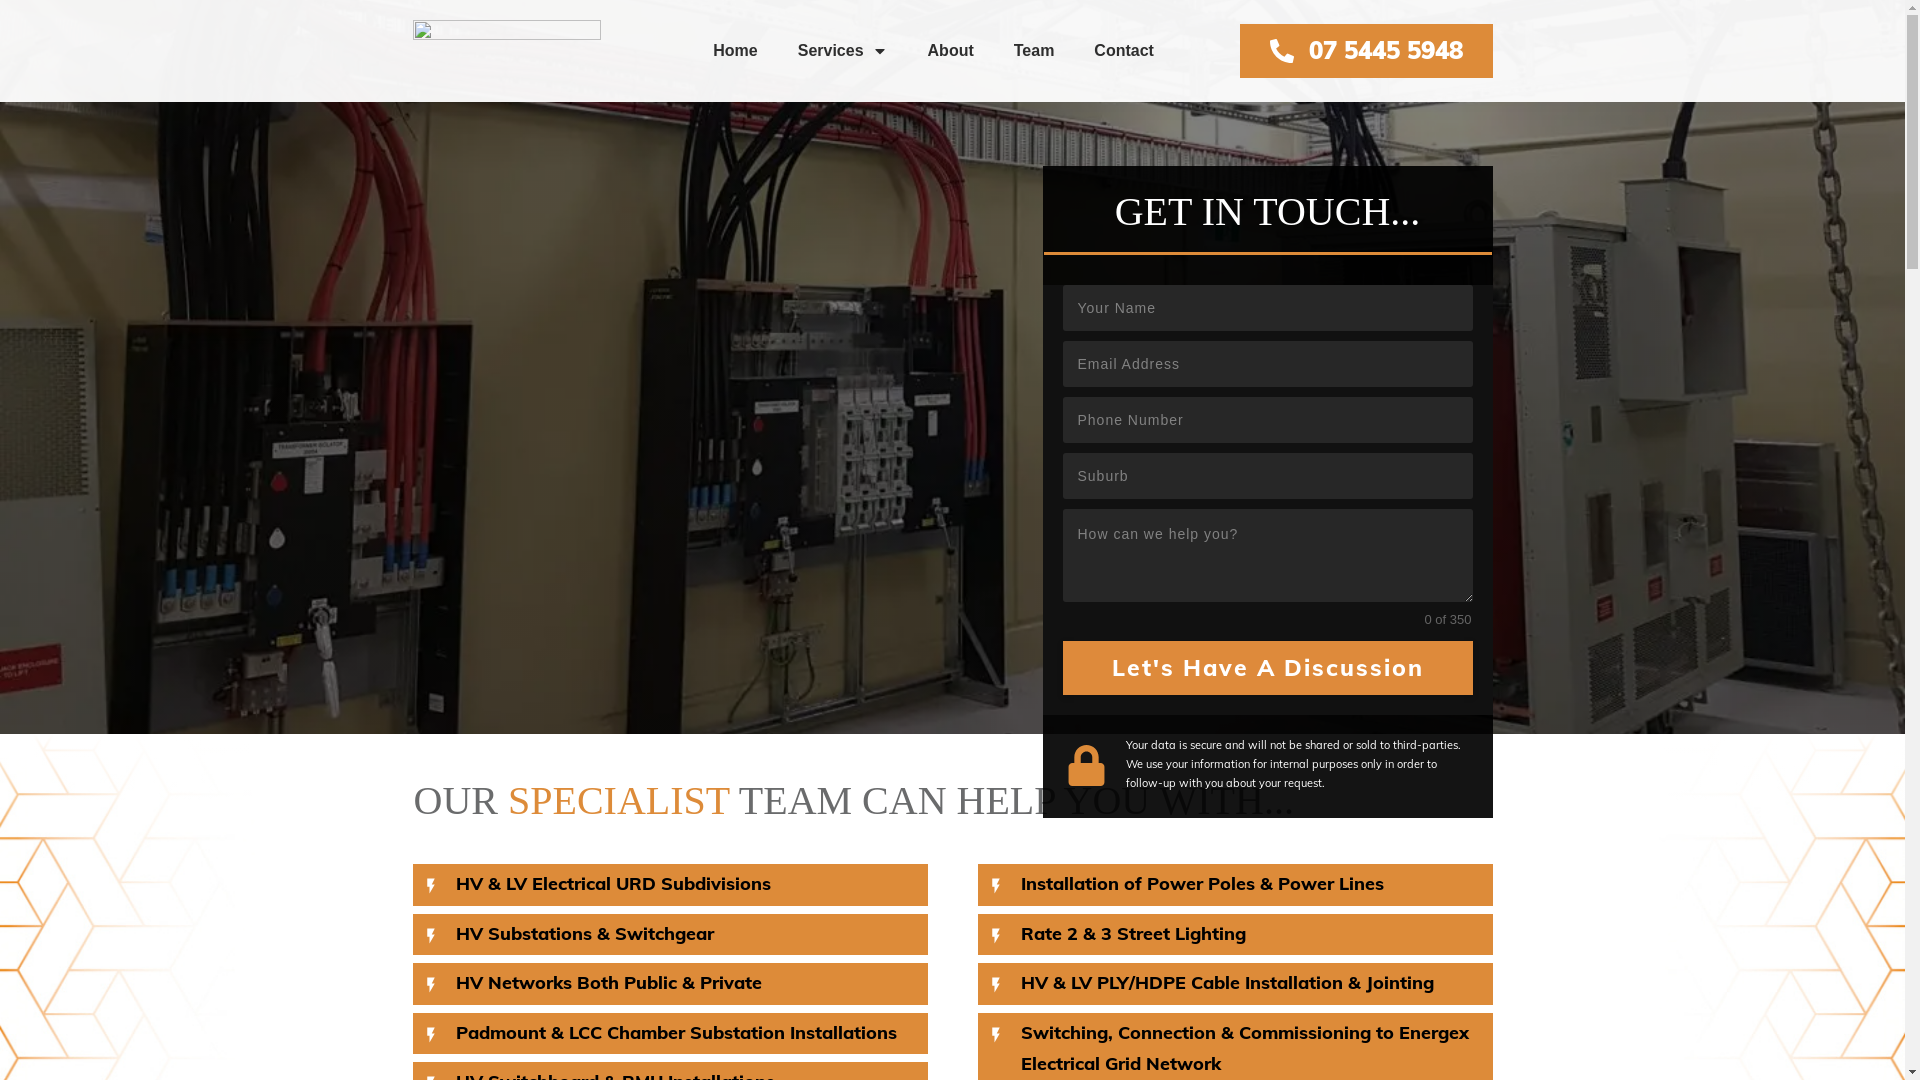 The image size is (1920, 1080). I want to click on 'Let's Have A Discussion', so click(1266, 667).